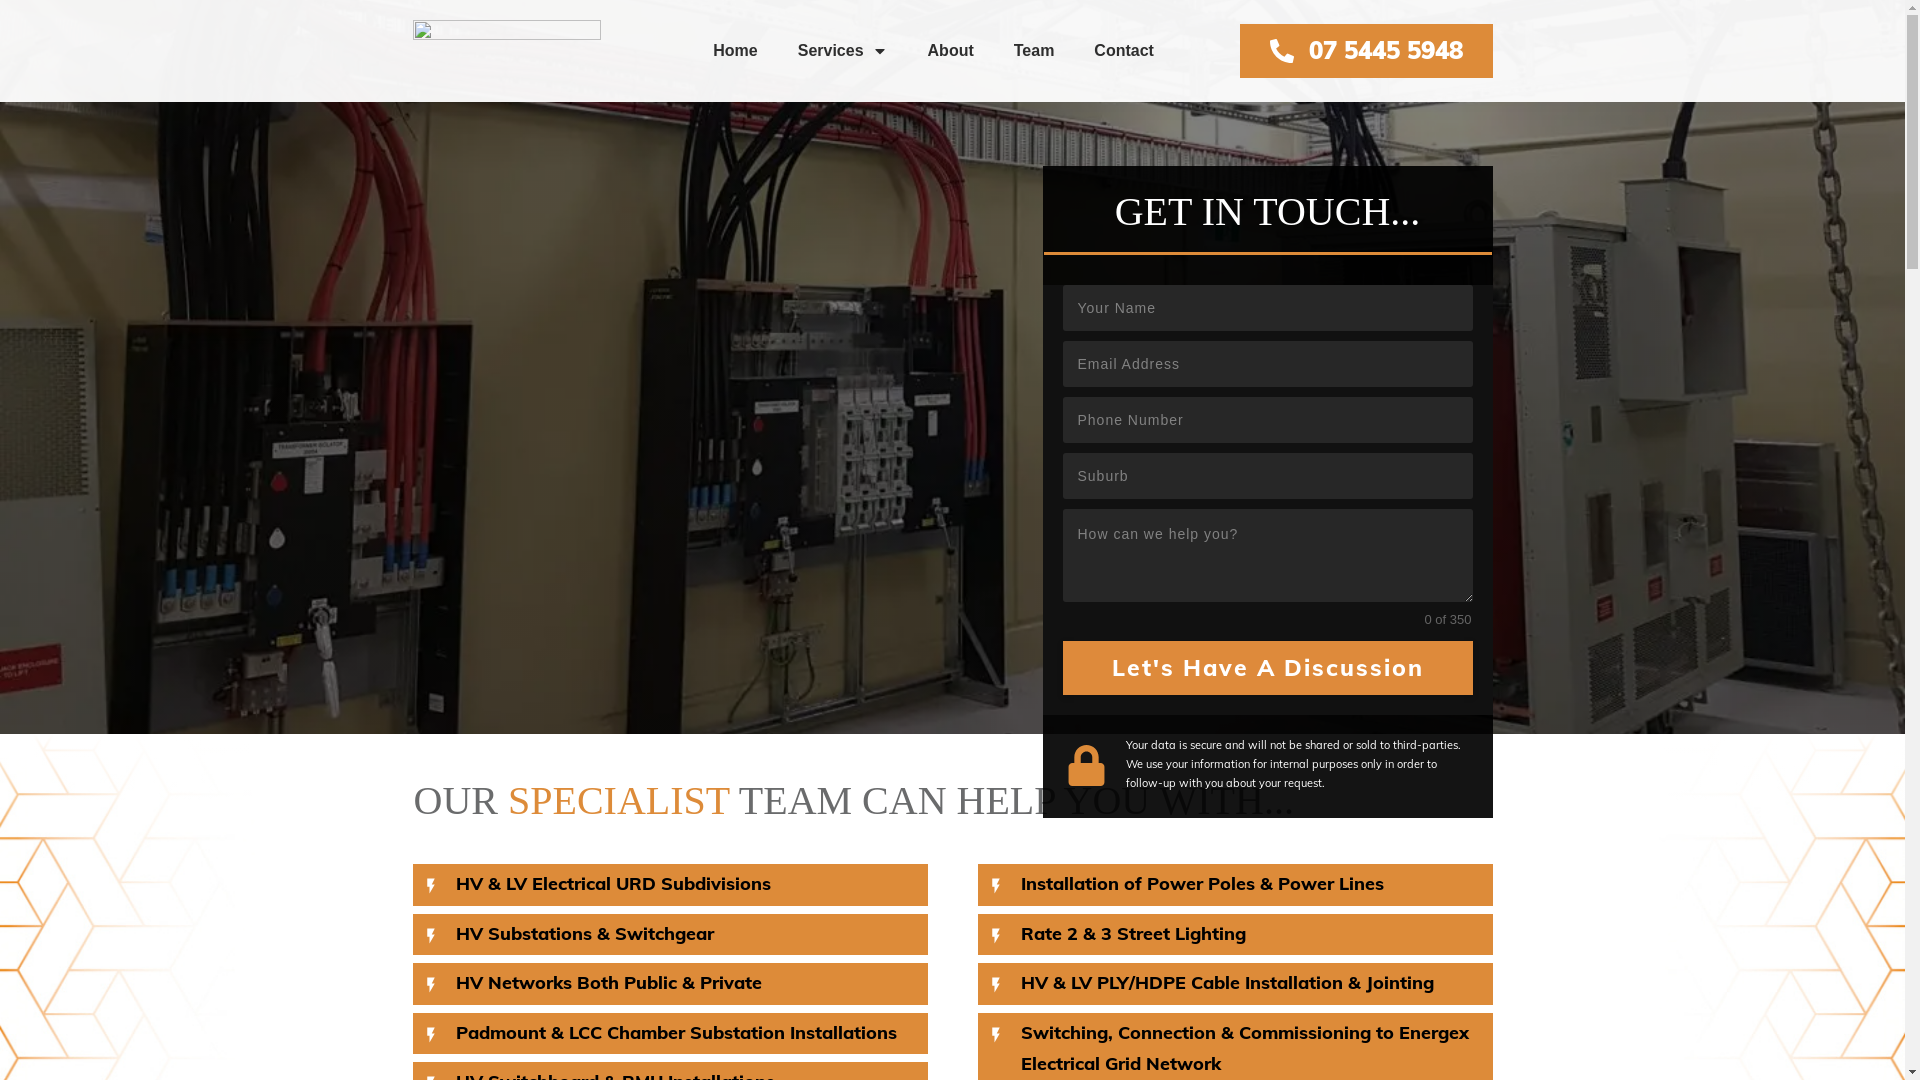 The image size is (1920, 1080). I want to click on 'Let's Have A Discussion', so click(1266, 667).